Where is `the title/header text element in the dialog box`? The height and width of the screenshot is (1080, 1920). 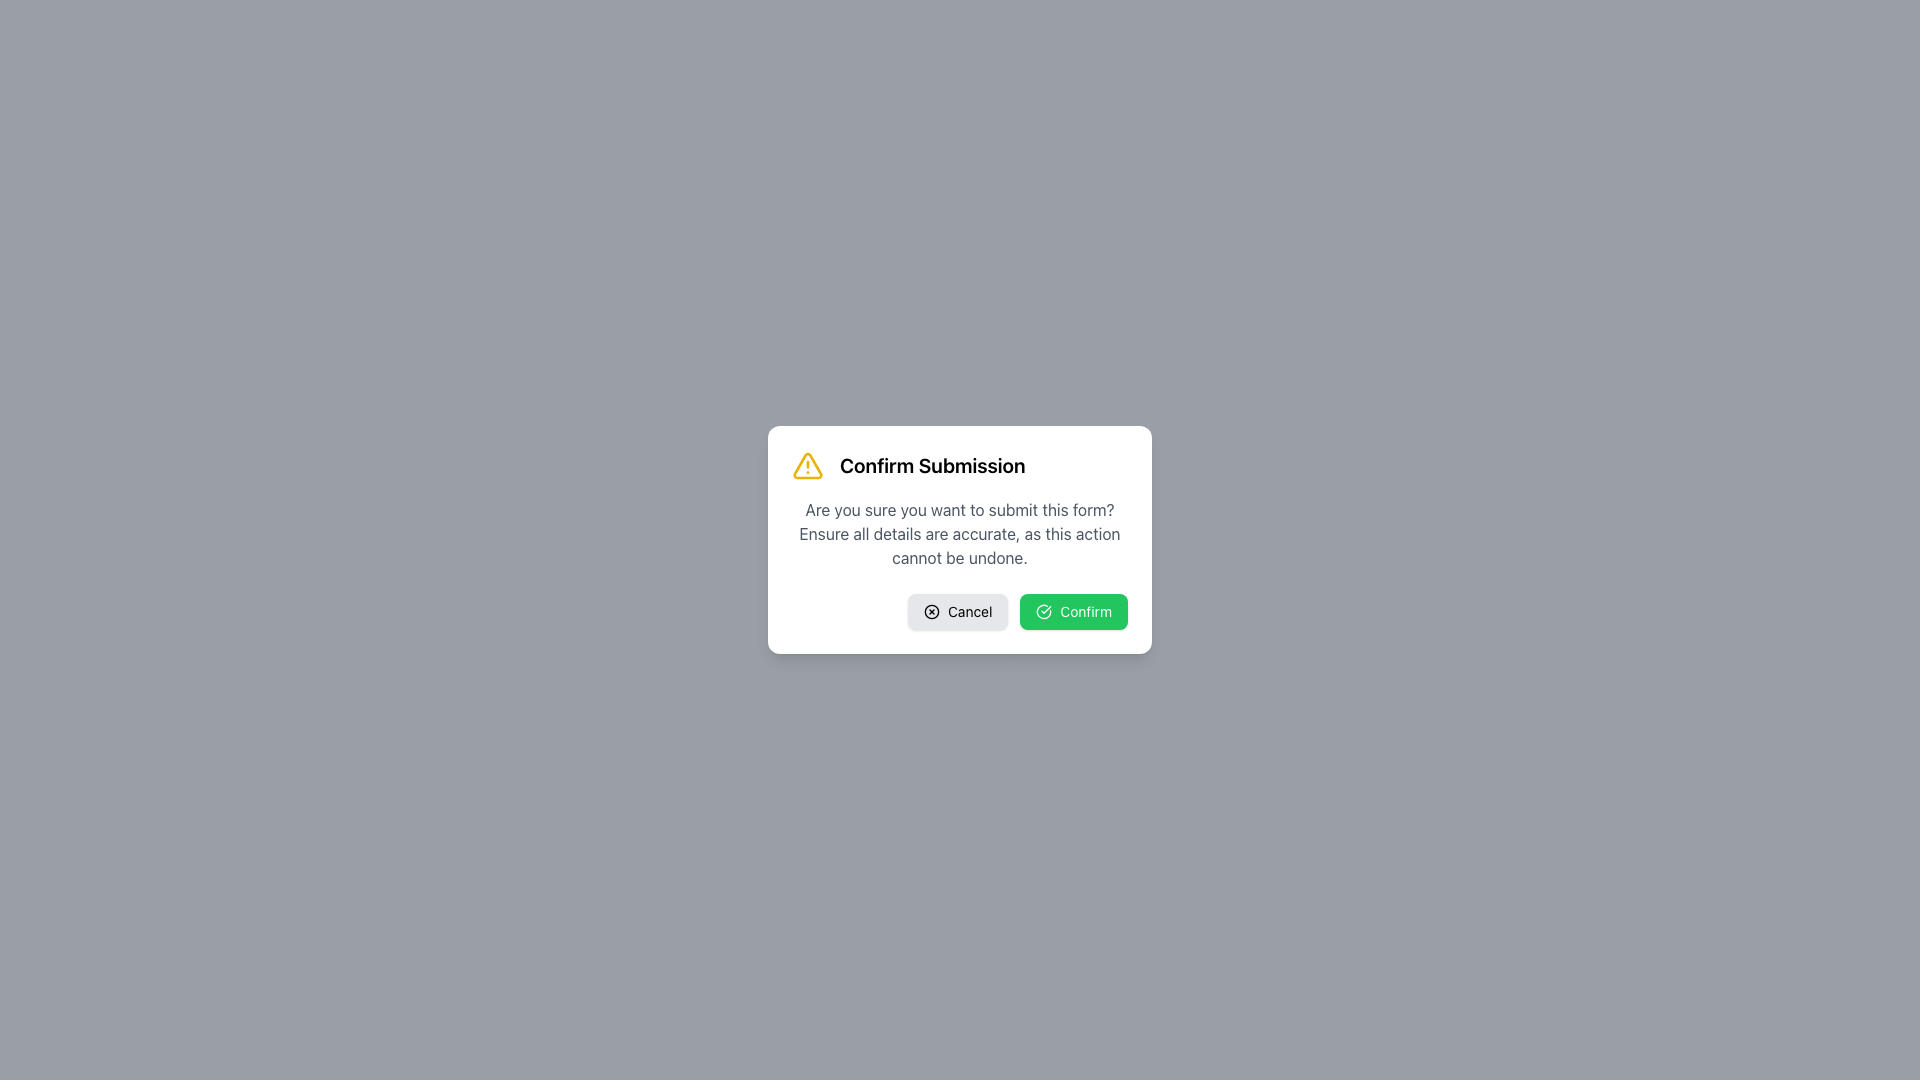 the title/header text element in the dialog box is located at coordinates (960, 466).